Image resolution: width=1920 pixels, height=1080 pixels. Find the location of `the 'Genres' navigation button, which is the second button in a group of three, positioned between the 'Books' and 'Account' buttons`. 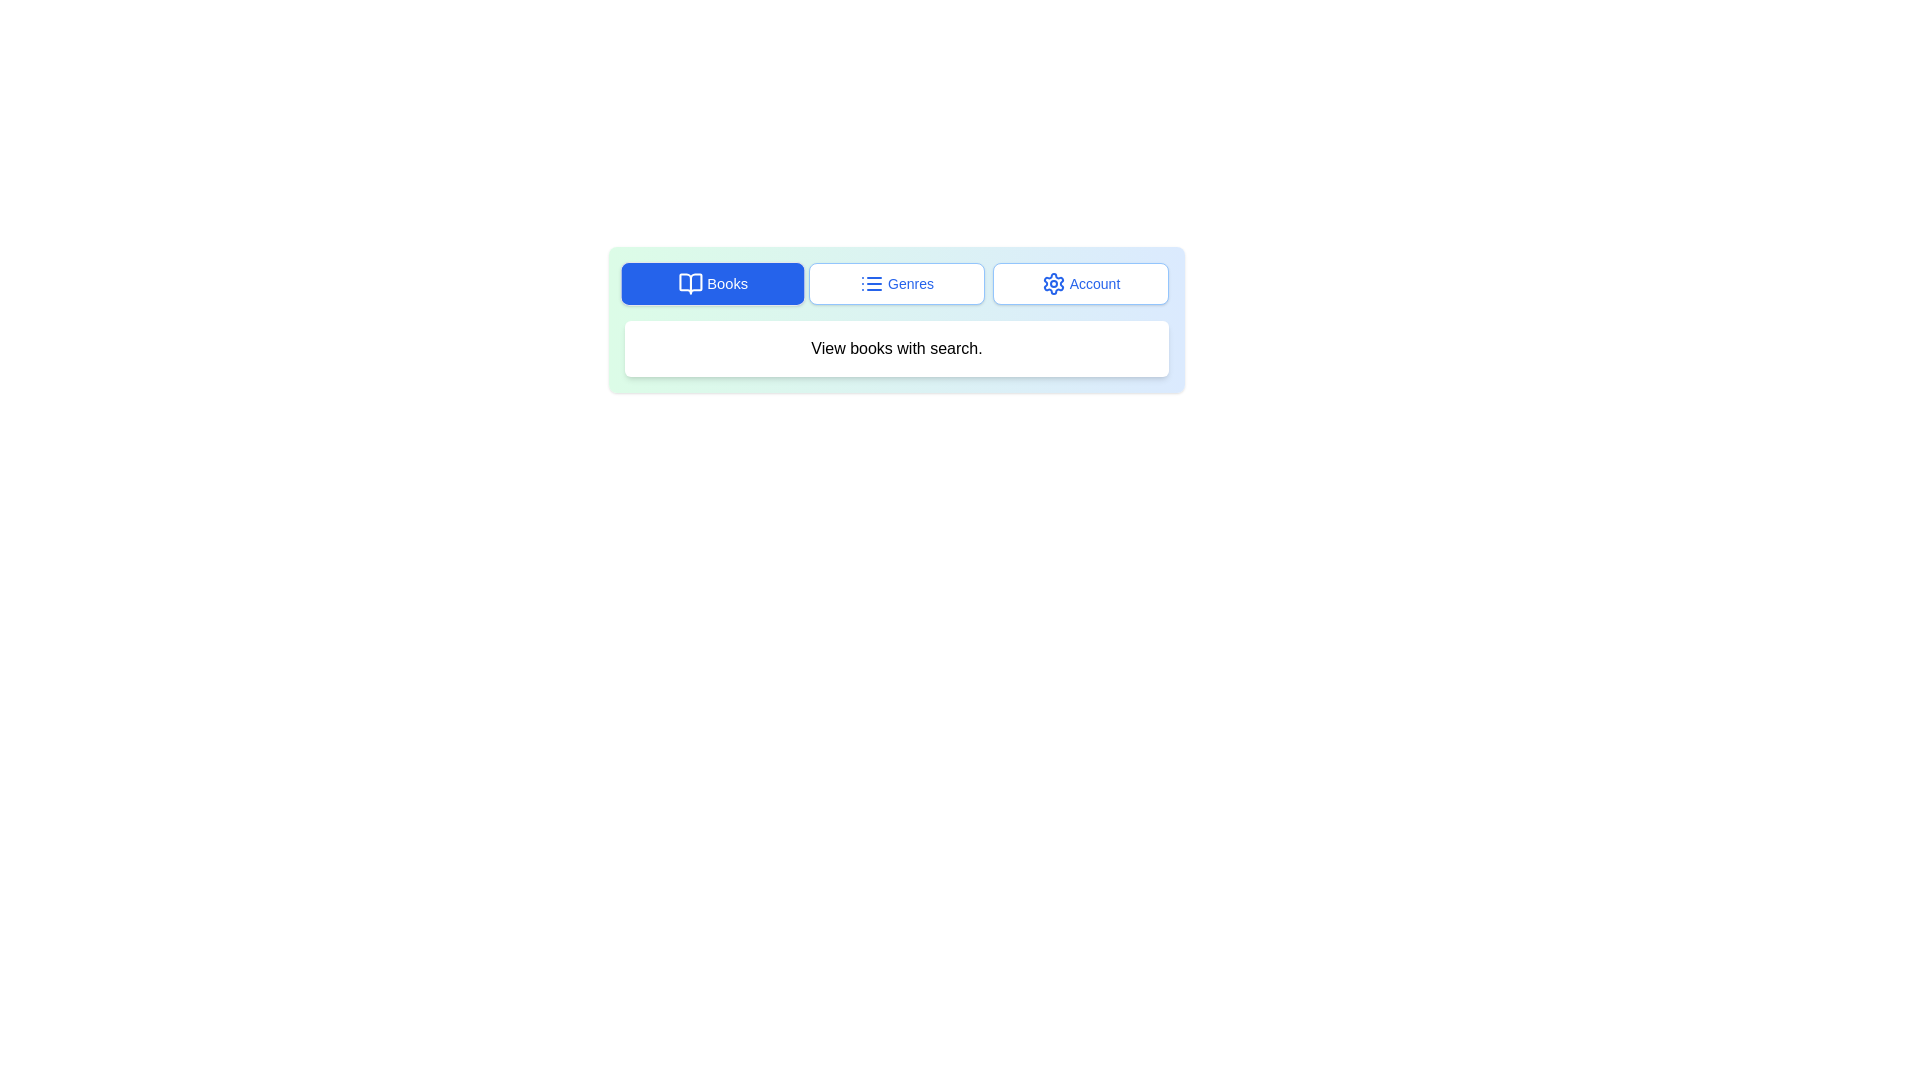

the 'Genres' navigation button, which is the second button in a group of three, positioned between the 'Books' and 'Account' buttons is located at coordinates (896, 284).